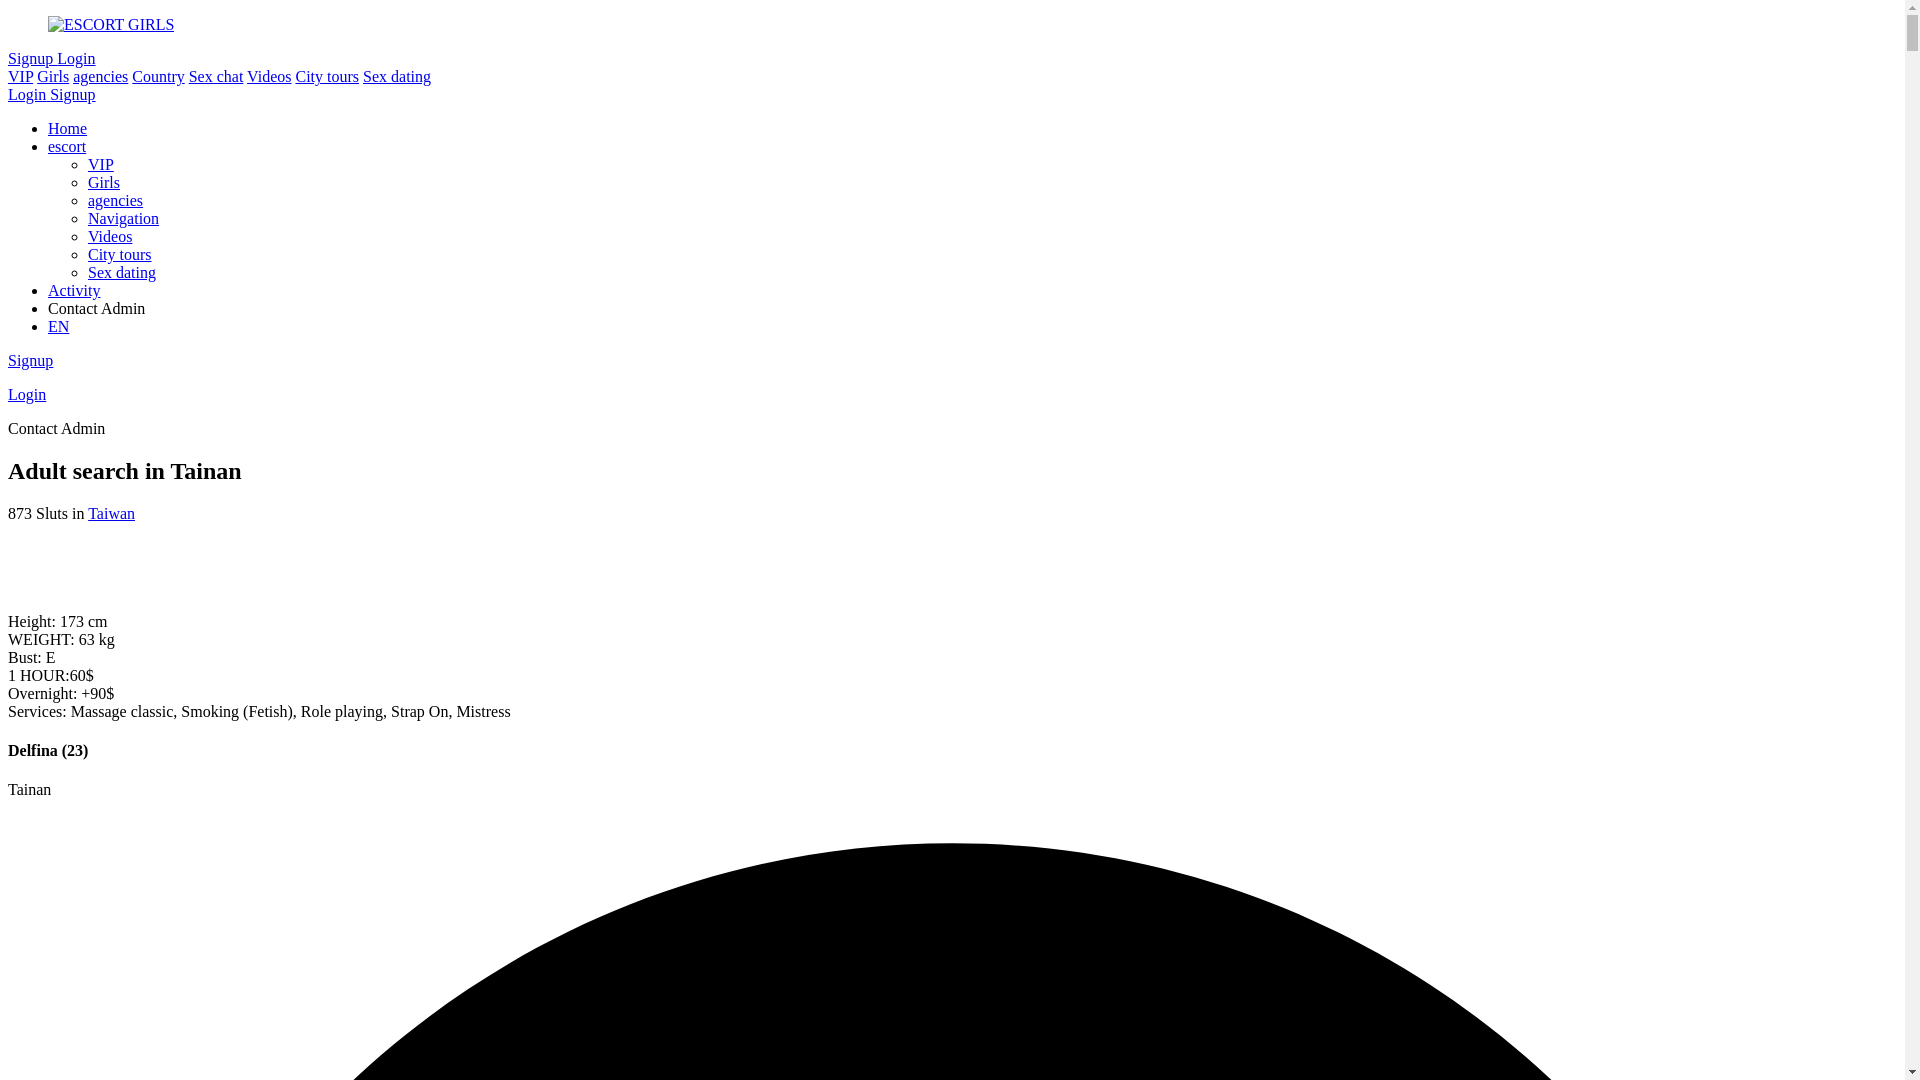 The width and height of the screenshot is (1920, 1080). What do you see at coordinates (397, 75) in the screenshot?
I see `'Sex dating'` at bounding box center [397, 75].